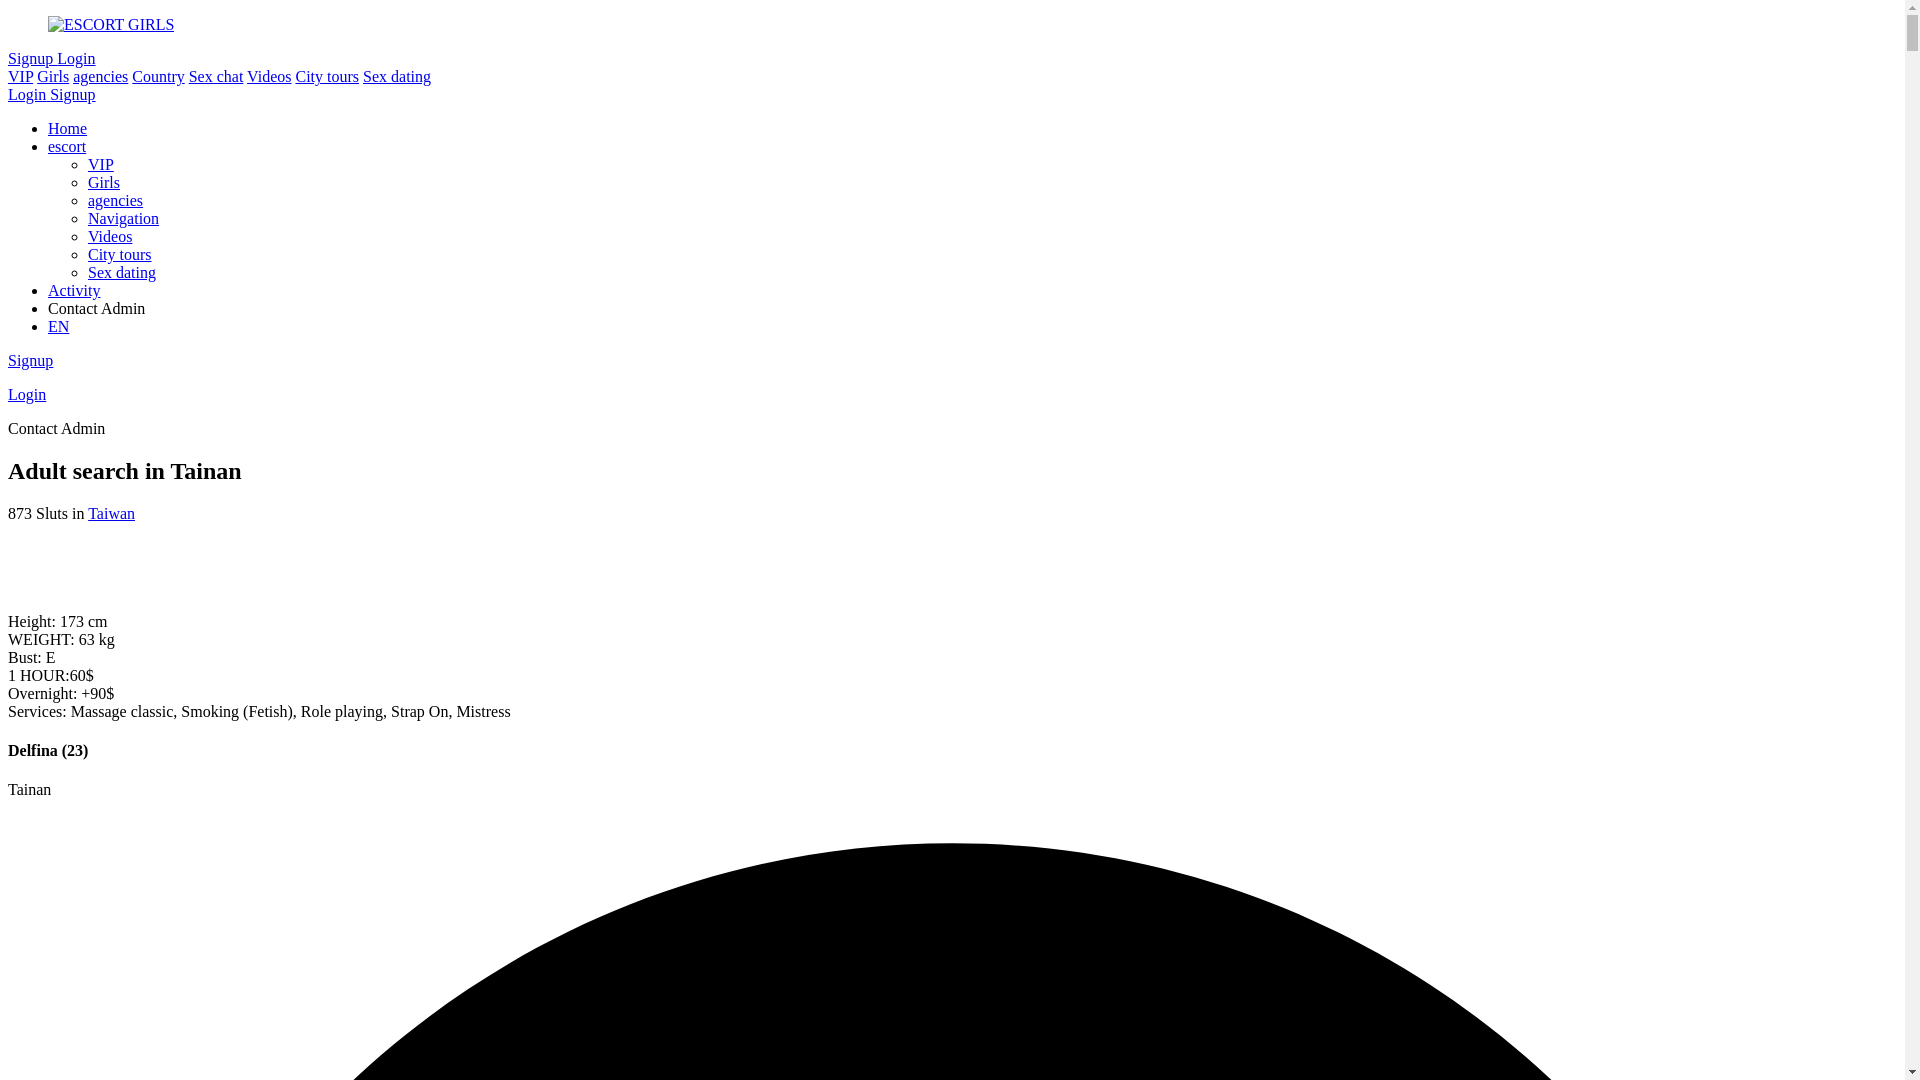 The width and height of the screenshot is (1920, 1080). What do you see at coordinates (397, 75) in the screenshot?
I see `'Sex dating'` at bounding box center [397, 75].